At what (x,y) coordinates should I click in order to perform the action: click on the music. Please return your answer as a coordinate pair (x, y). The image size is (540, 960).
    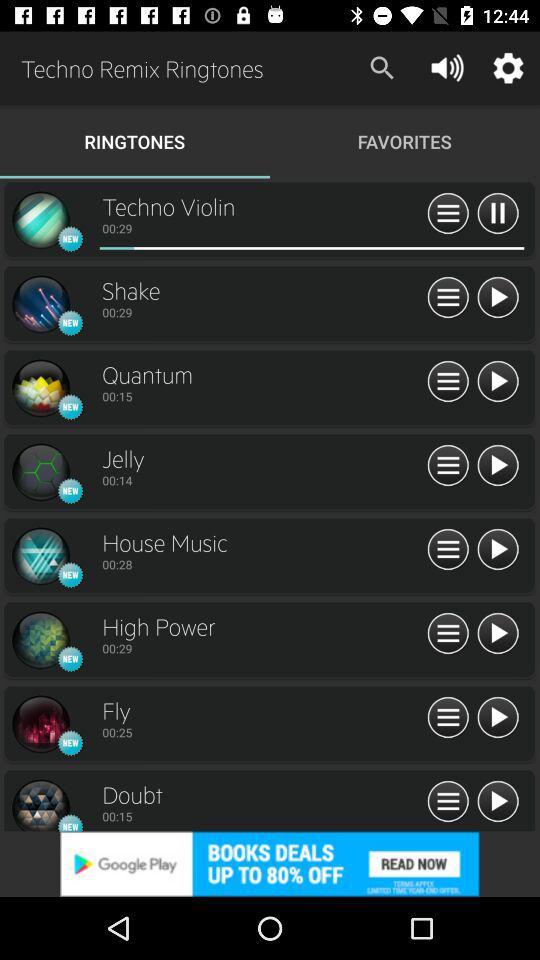
    Looking at the image, I should click on (496, 550).